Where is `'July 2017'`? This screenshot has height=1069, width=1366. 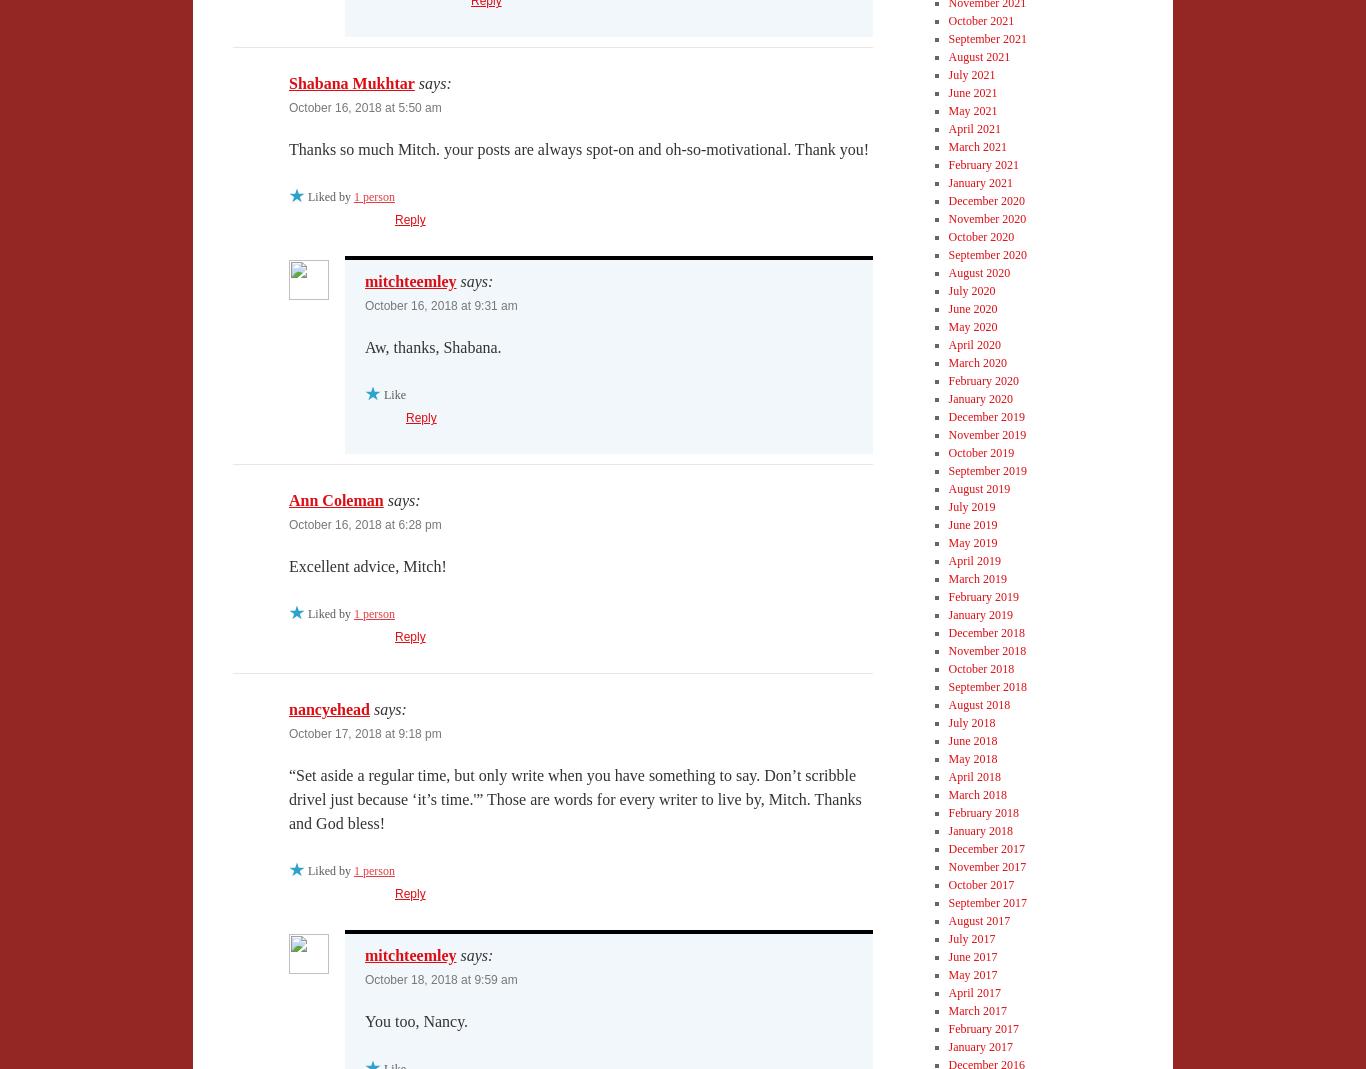 'July 2017' is located at coordinates (971, 937).